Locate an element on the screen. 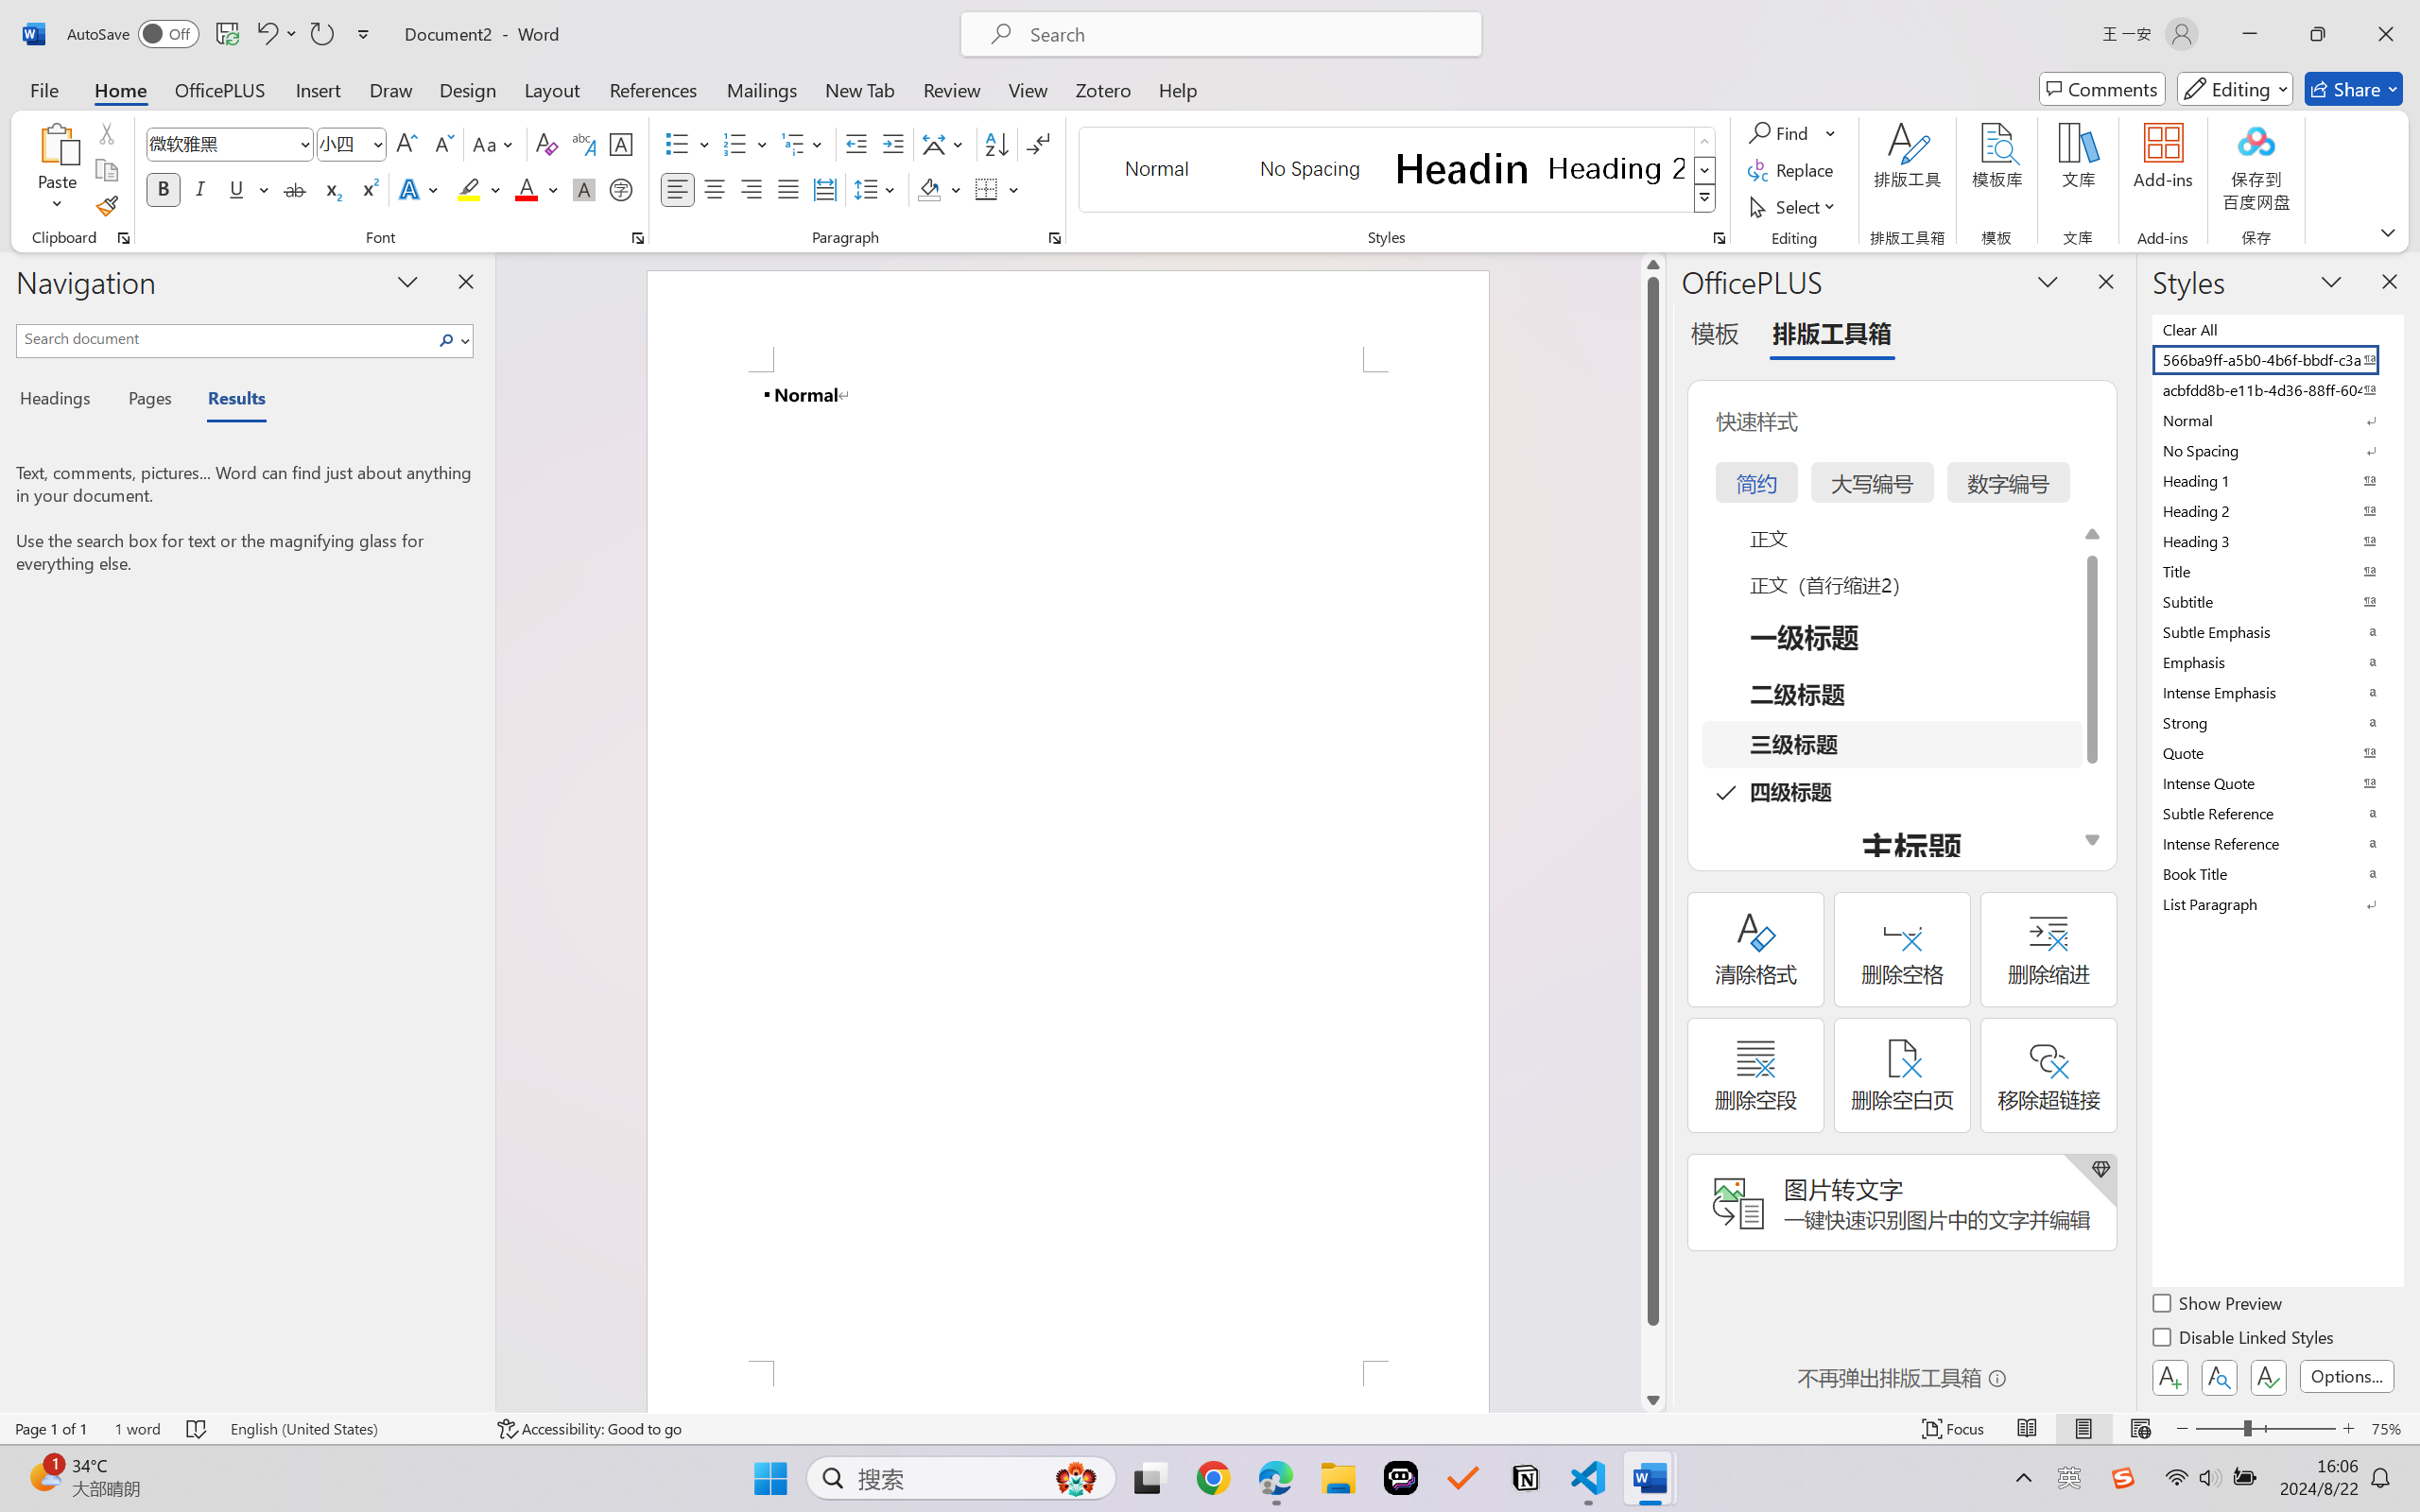 This screenshot has width=2420, height=1512. 'Layout' is located at coordinates (550, 88).